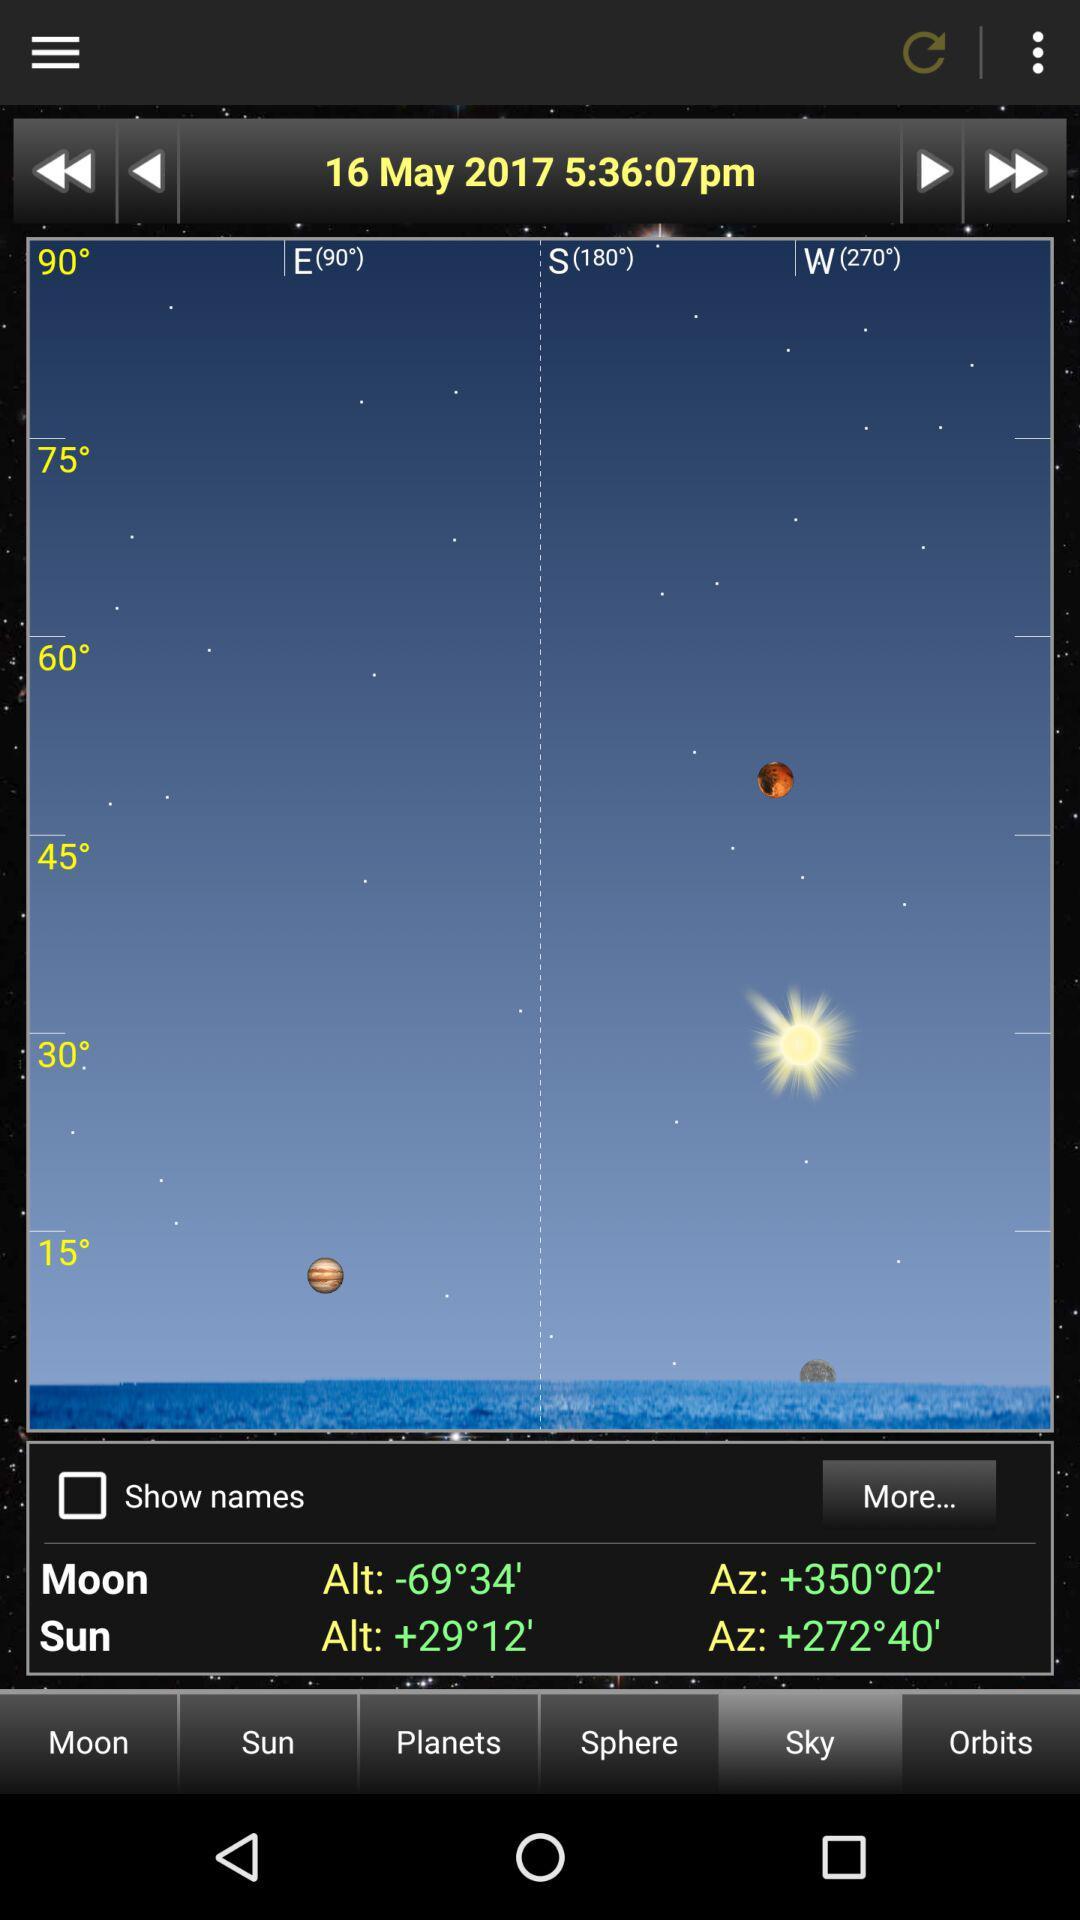 This screenshot has width=1080, height=1920. Describe the element at coordinates (81, 1495) in the screenshot. I see `show names` at that location.